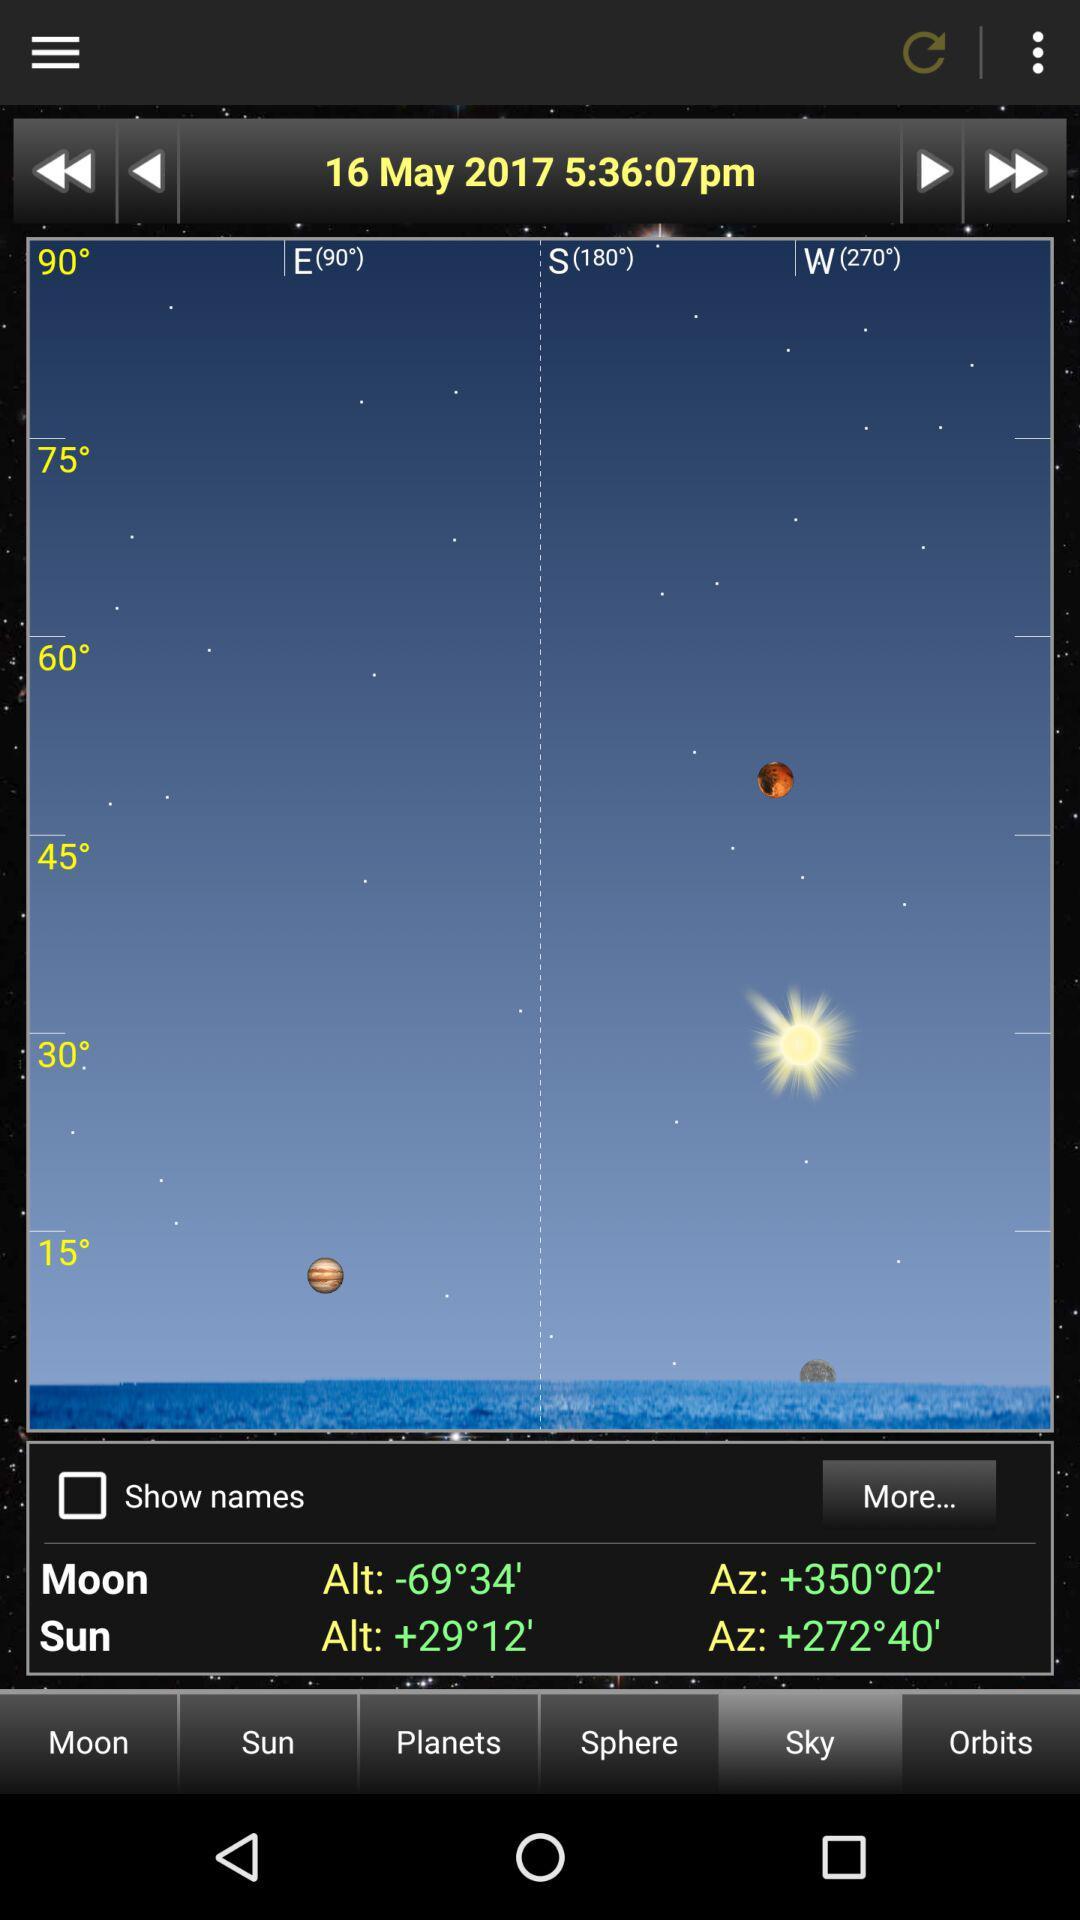 This screenshot has width=1080, height=1920. Describe the element at coordinates (81, 1495) in the screenshot. I see `show names` at that location.